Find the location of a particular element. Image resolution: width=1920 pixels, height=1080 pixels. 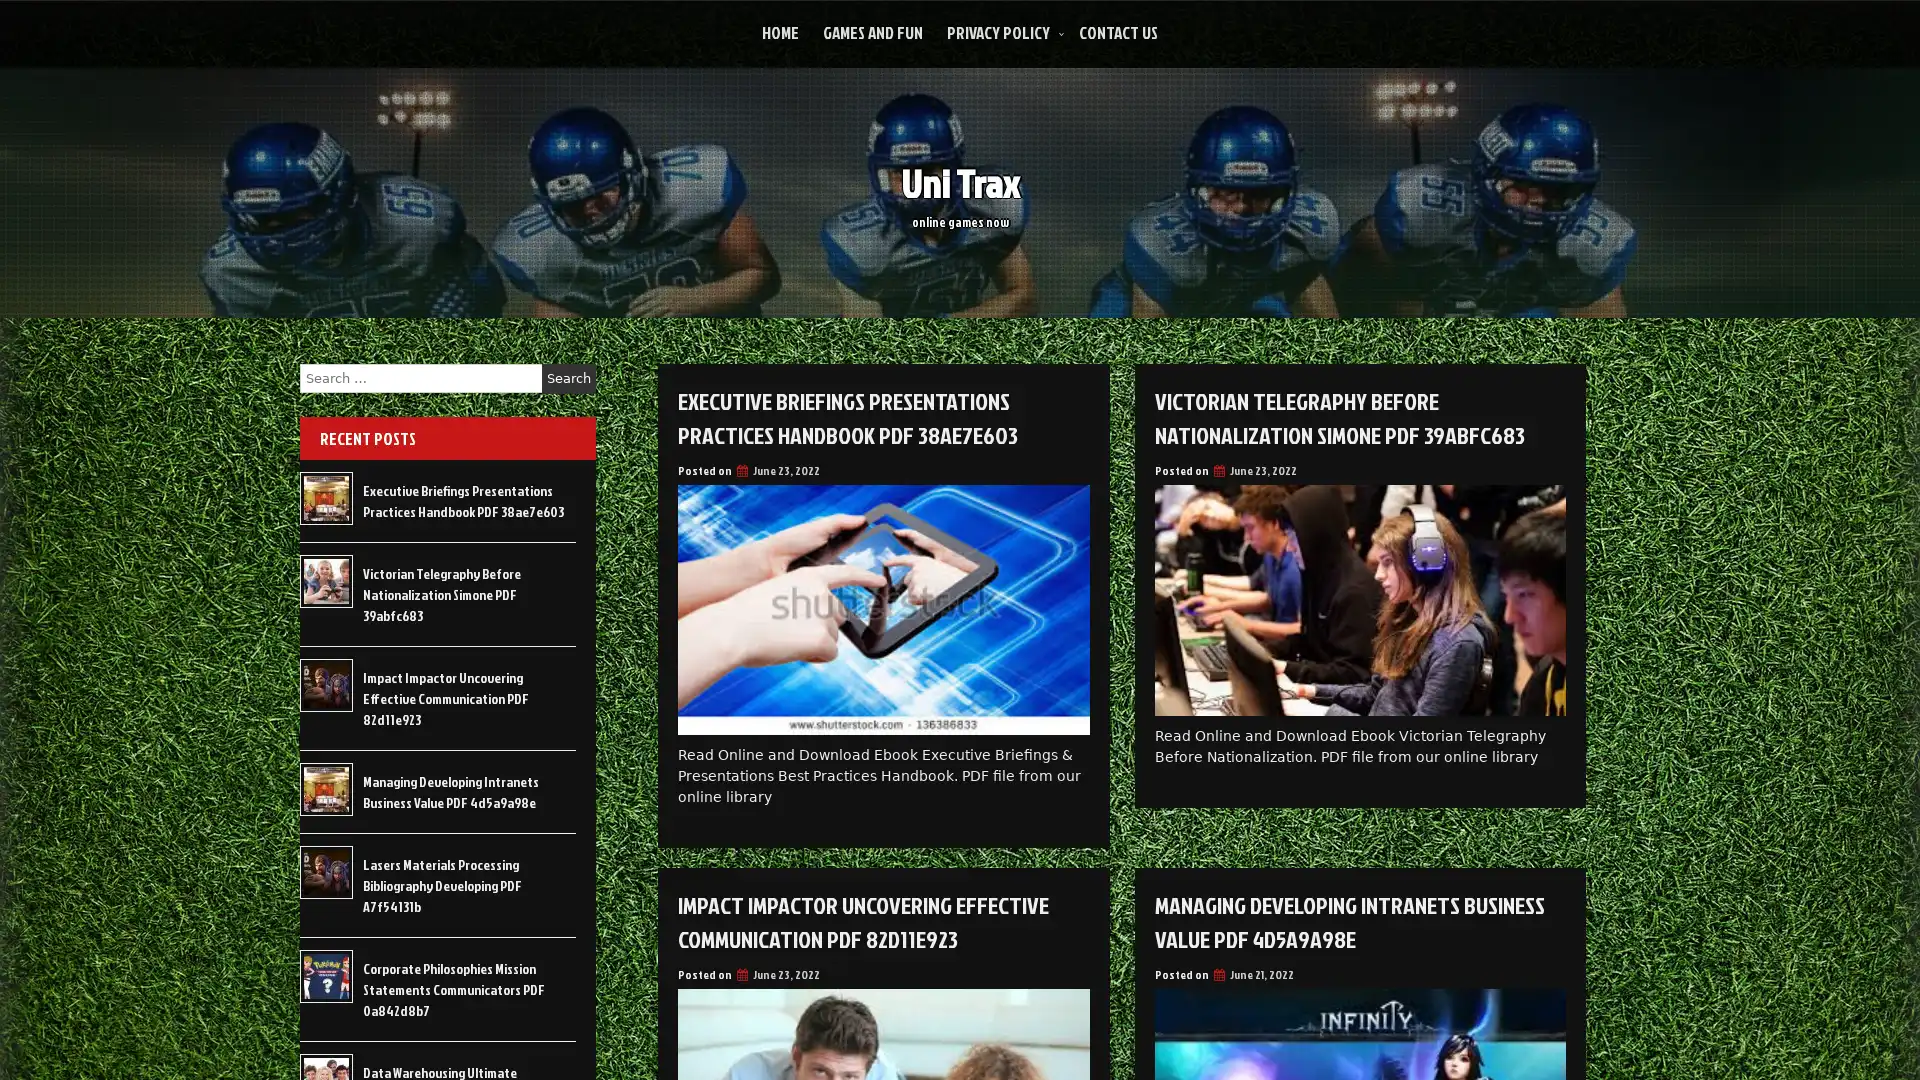

Search is located at coordinates (568, 378).